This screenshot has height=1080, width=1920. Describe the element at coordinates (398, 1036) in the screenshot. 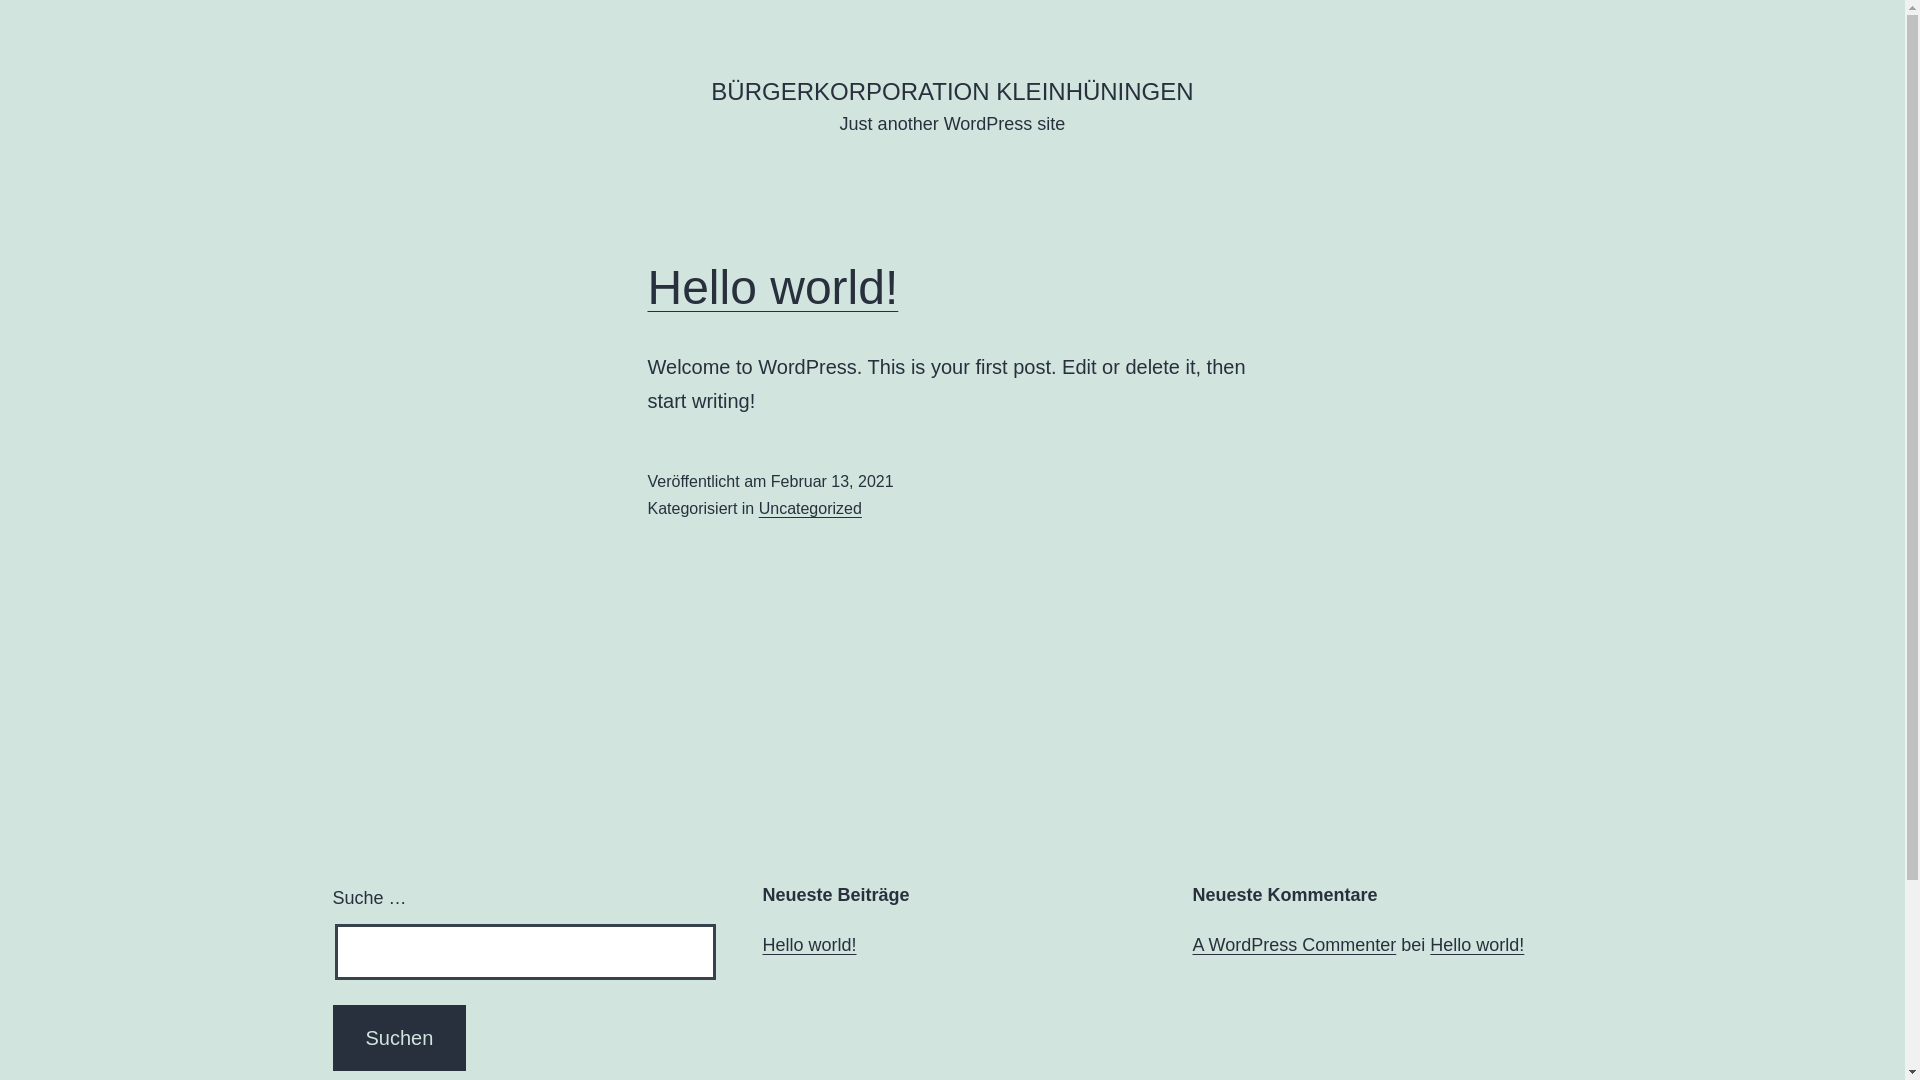

I see `'Suchen'` at that location.